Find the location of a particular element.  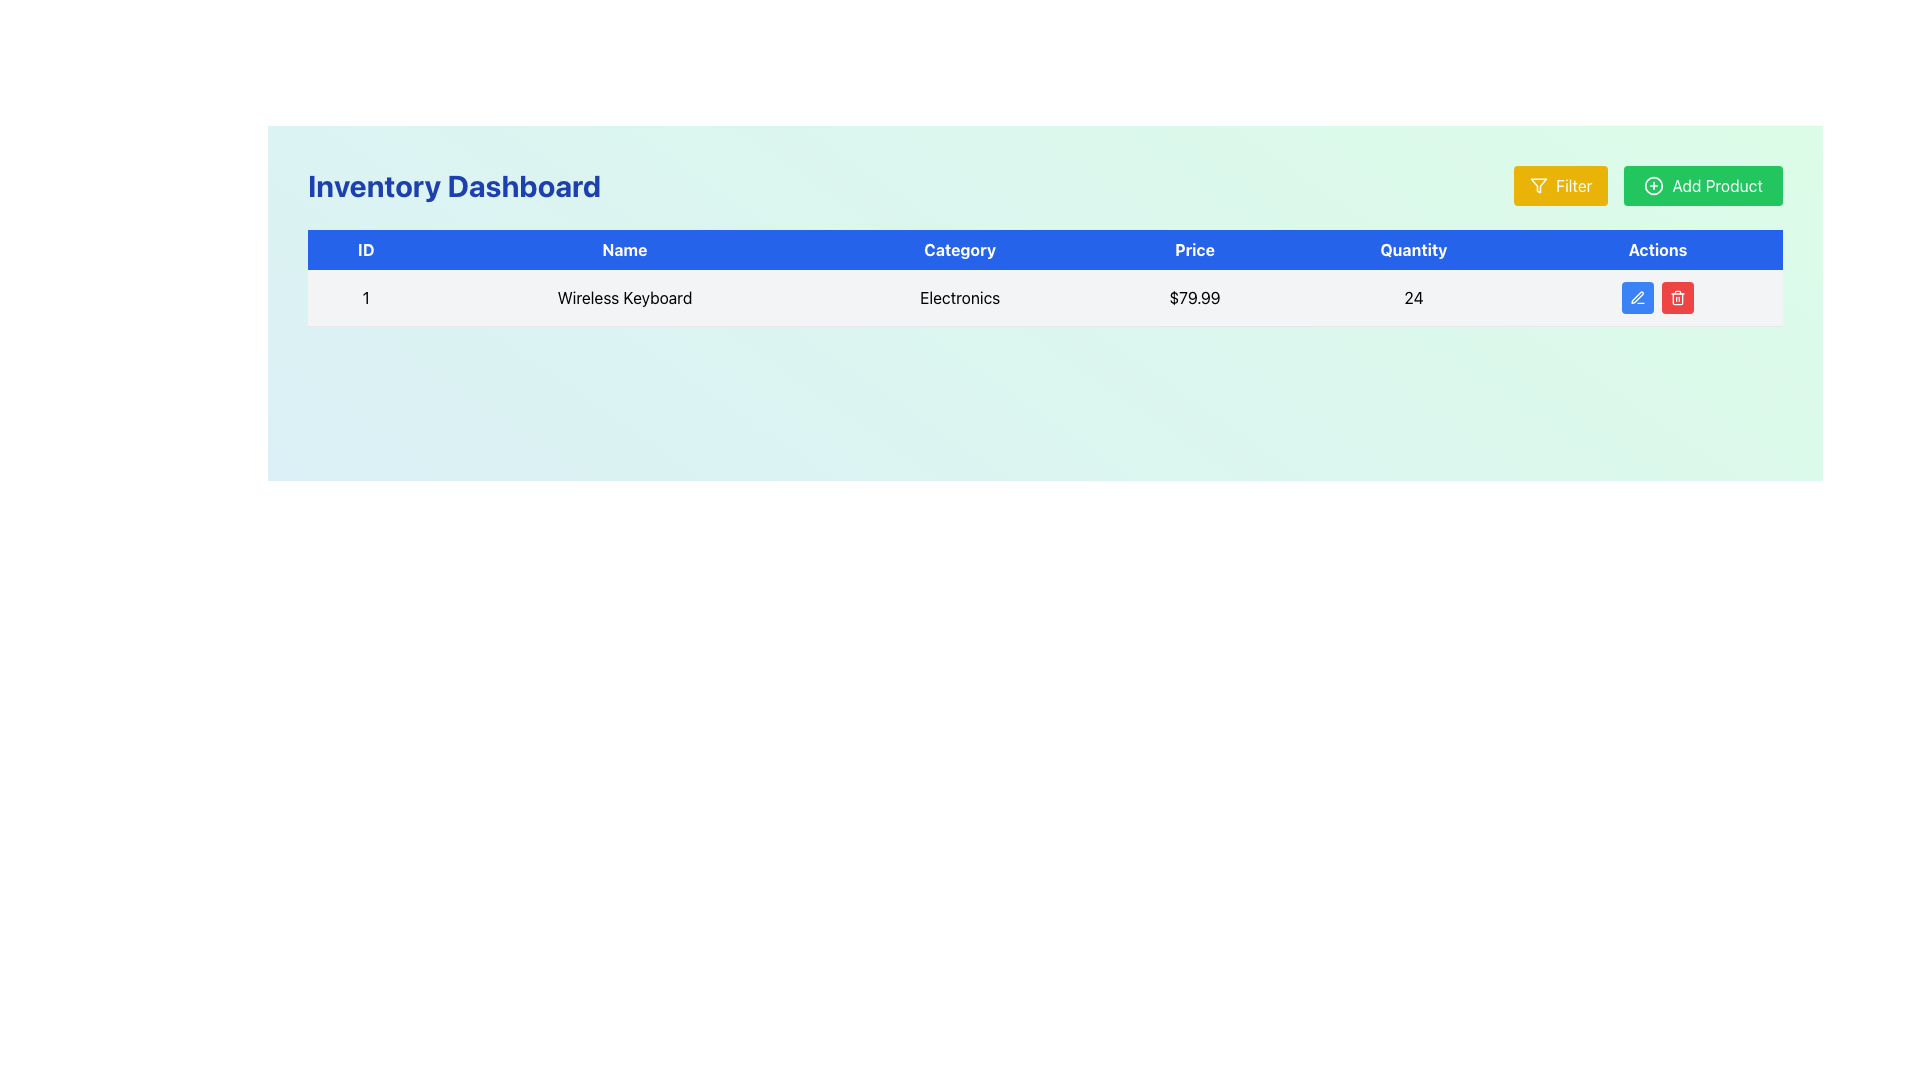

the trash bin icon located is located at coordinates (1677, 299).